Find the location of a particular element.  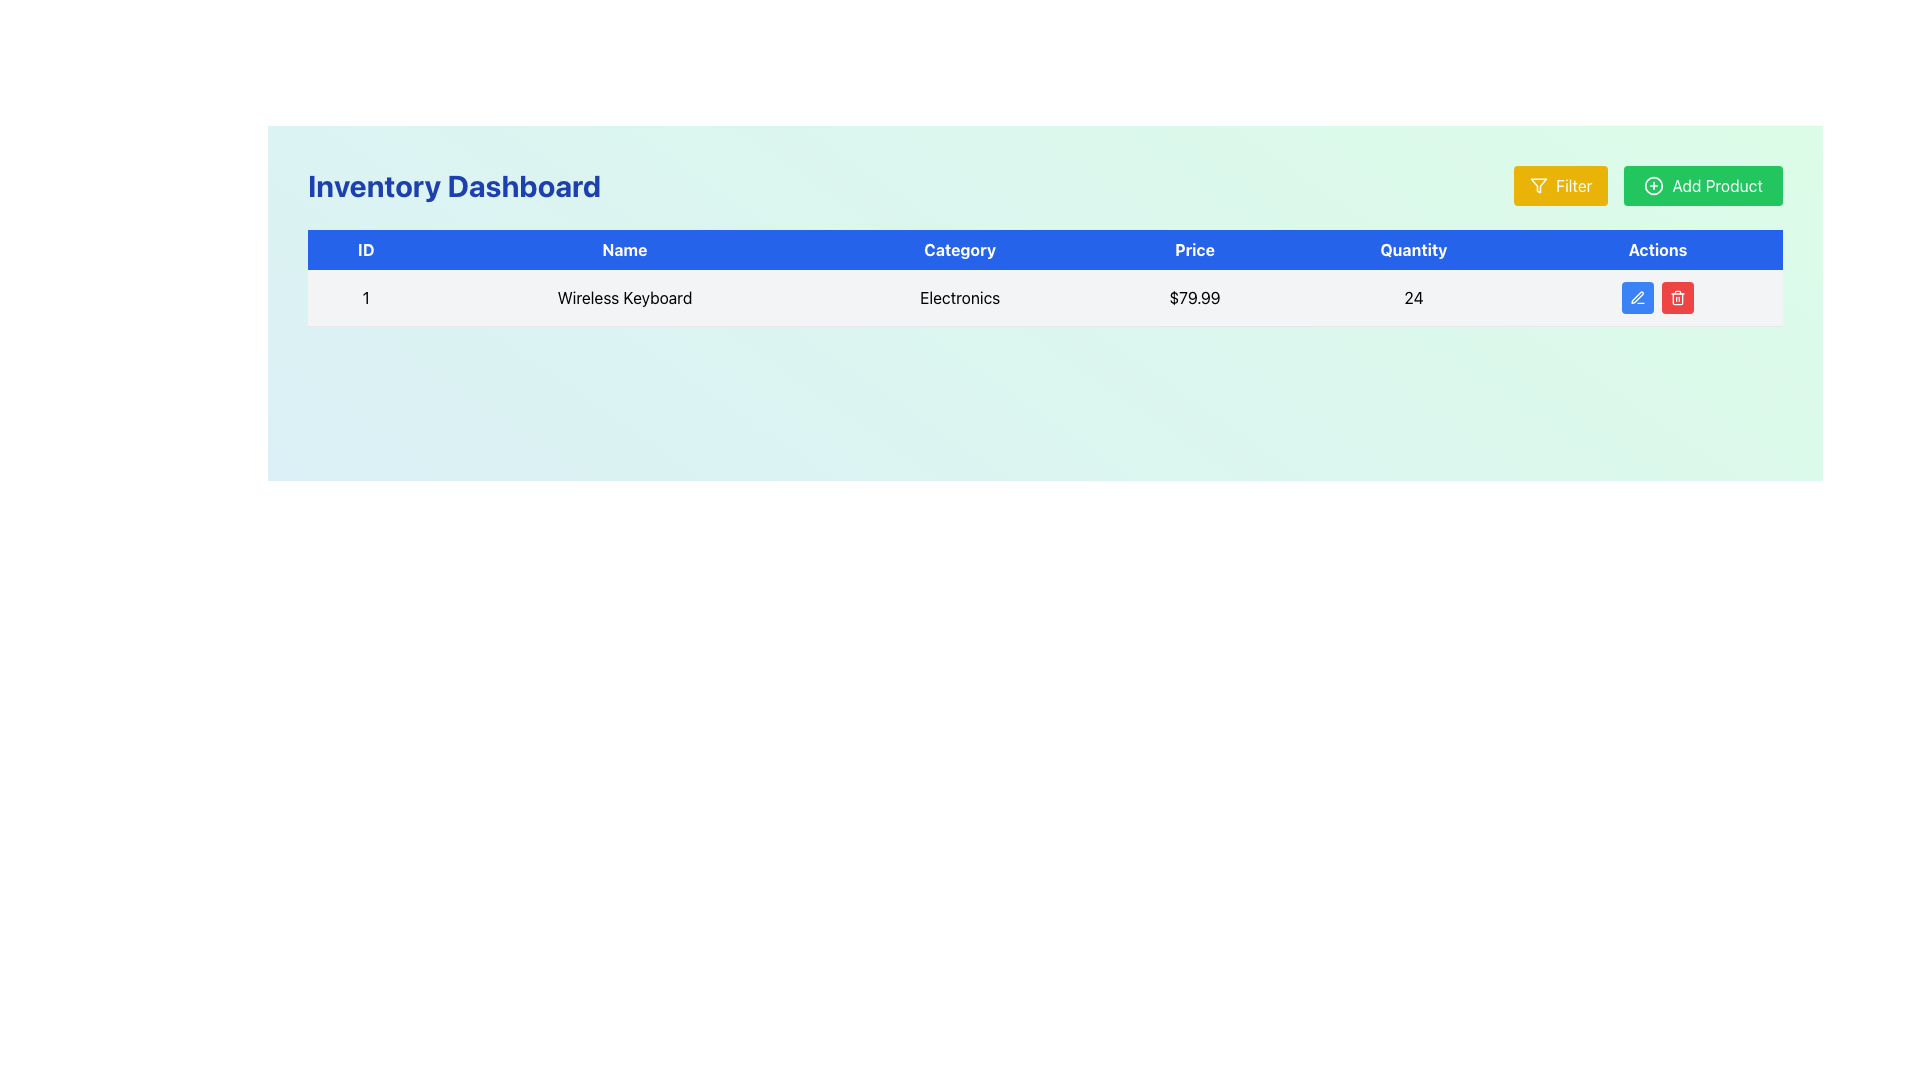

the trash bin icon located is located at coordinates (1677, 299).